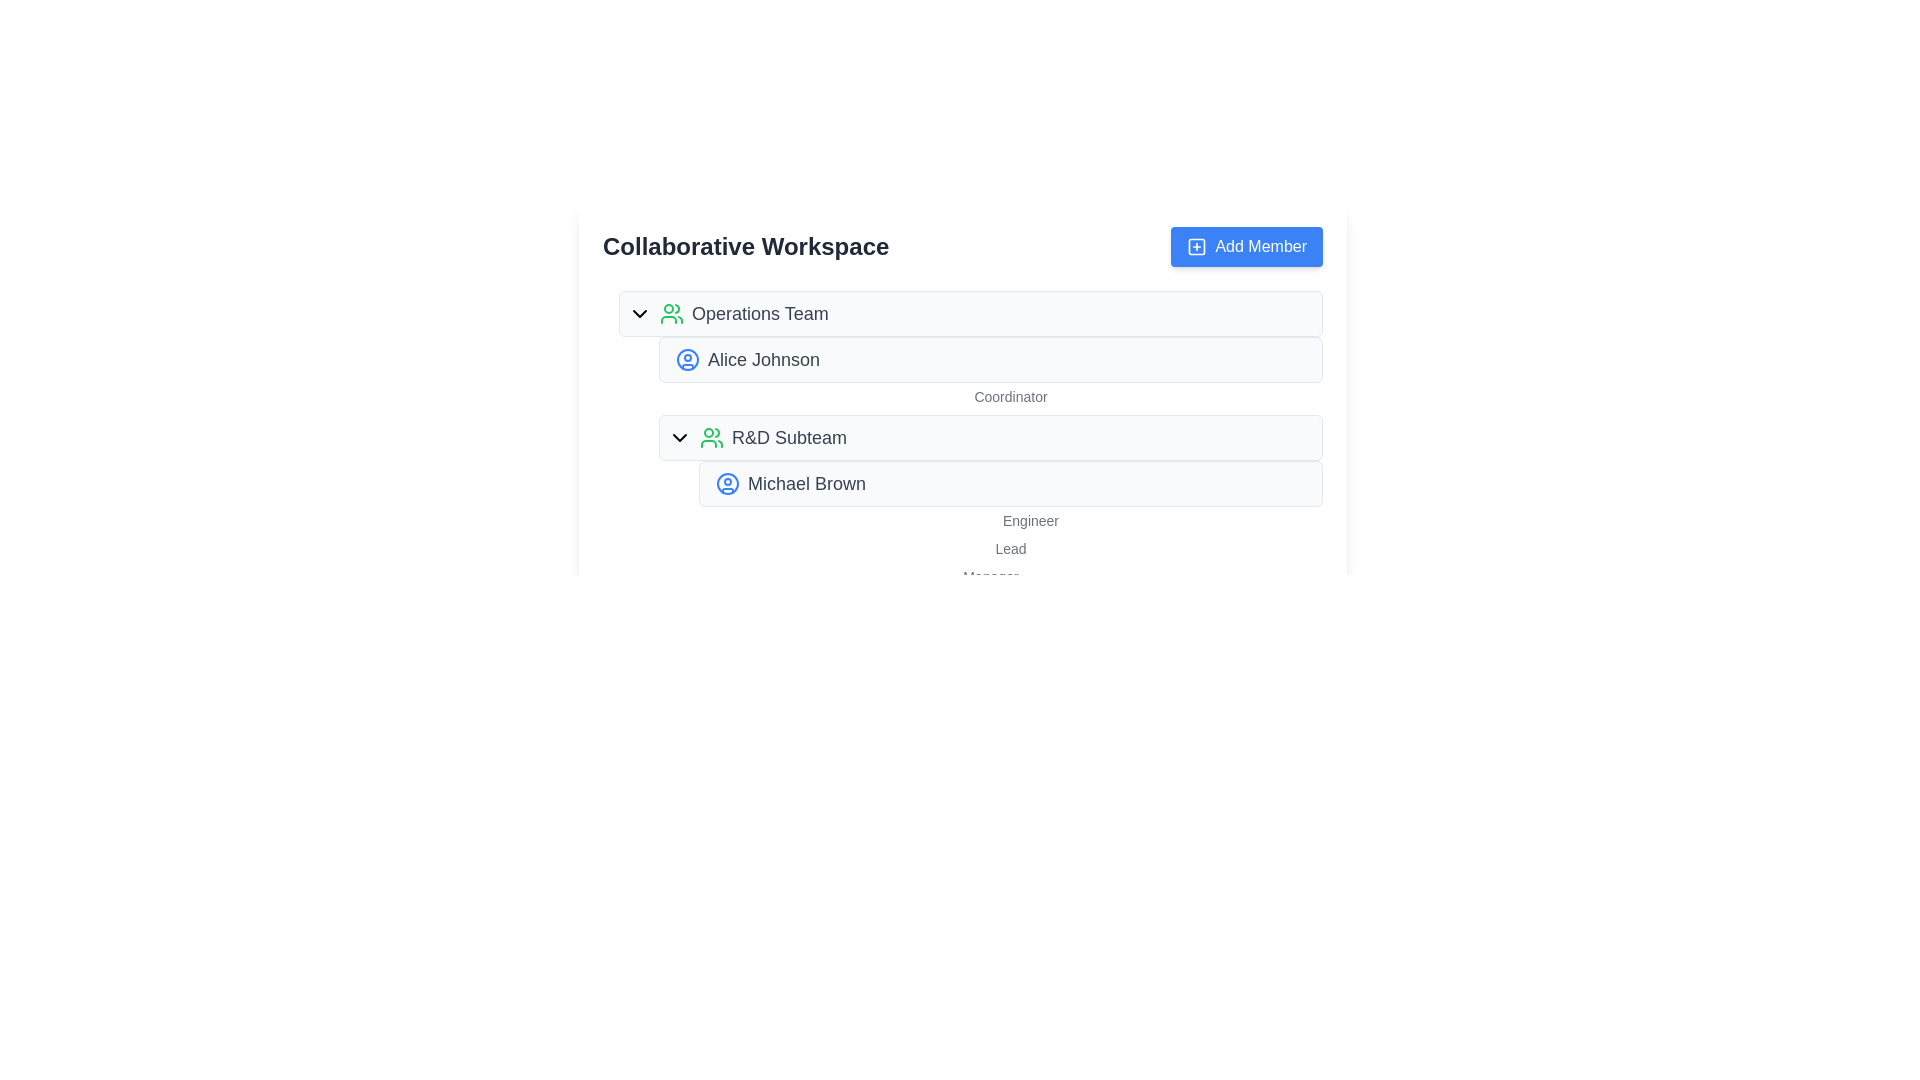 The height and width of the screenshot is (1080, 1920). I want to click on the icon-based toggle button located at the top of the interface, aligned with the 'Operations Team' label, so click(638, 313).